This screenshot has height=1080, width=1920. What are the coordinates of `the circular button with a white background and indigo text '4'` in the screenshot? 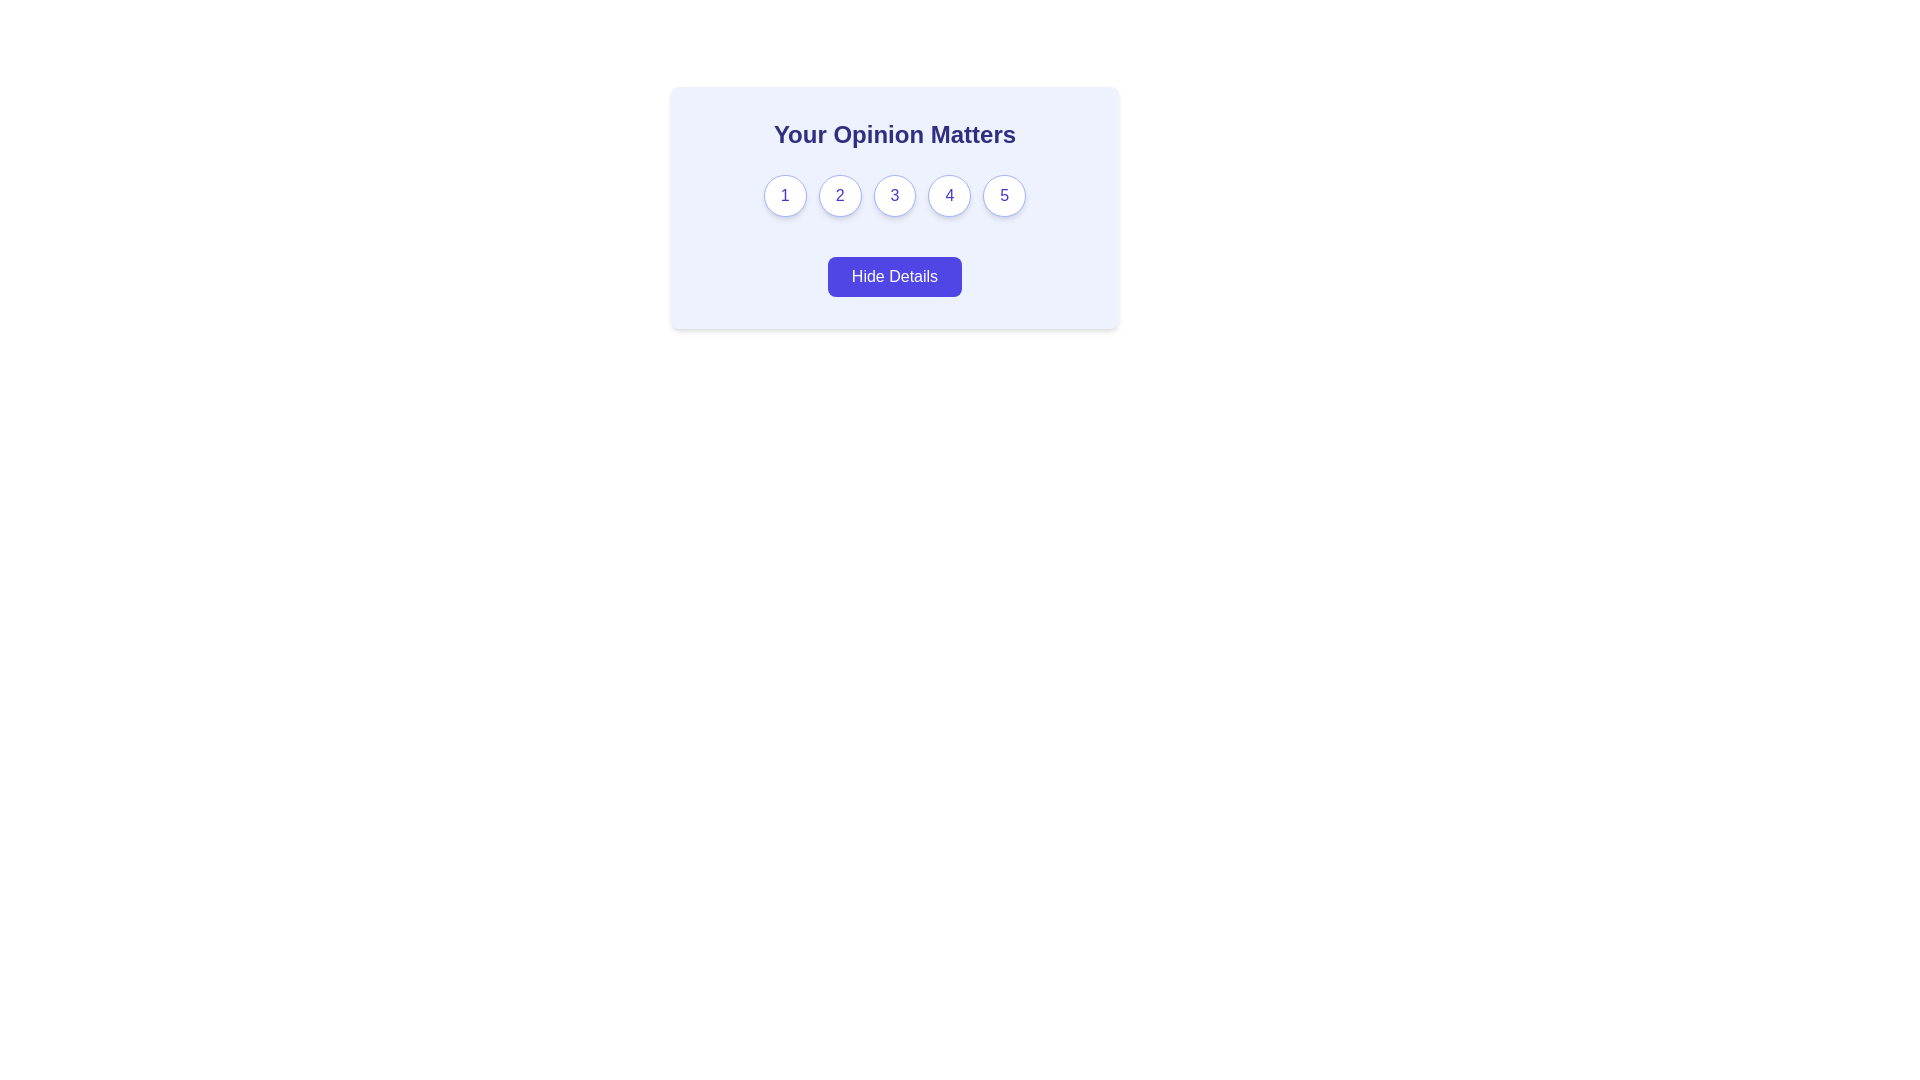 It's located at (948, 196).